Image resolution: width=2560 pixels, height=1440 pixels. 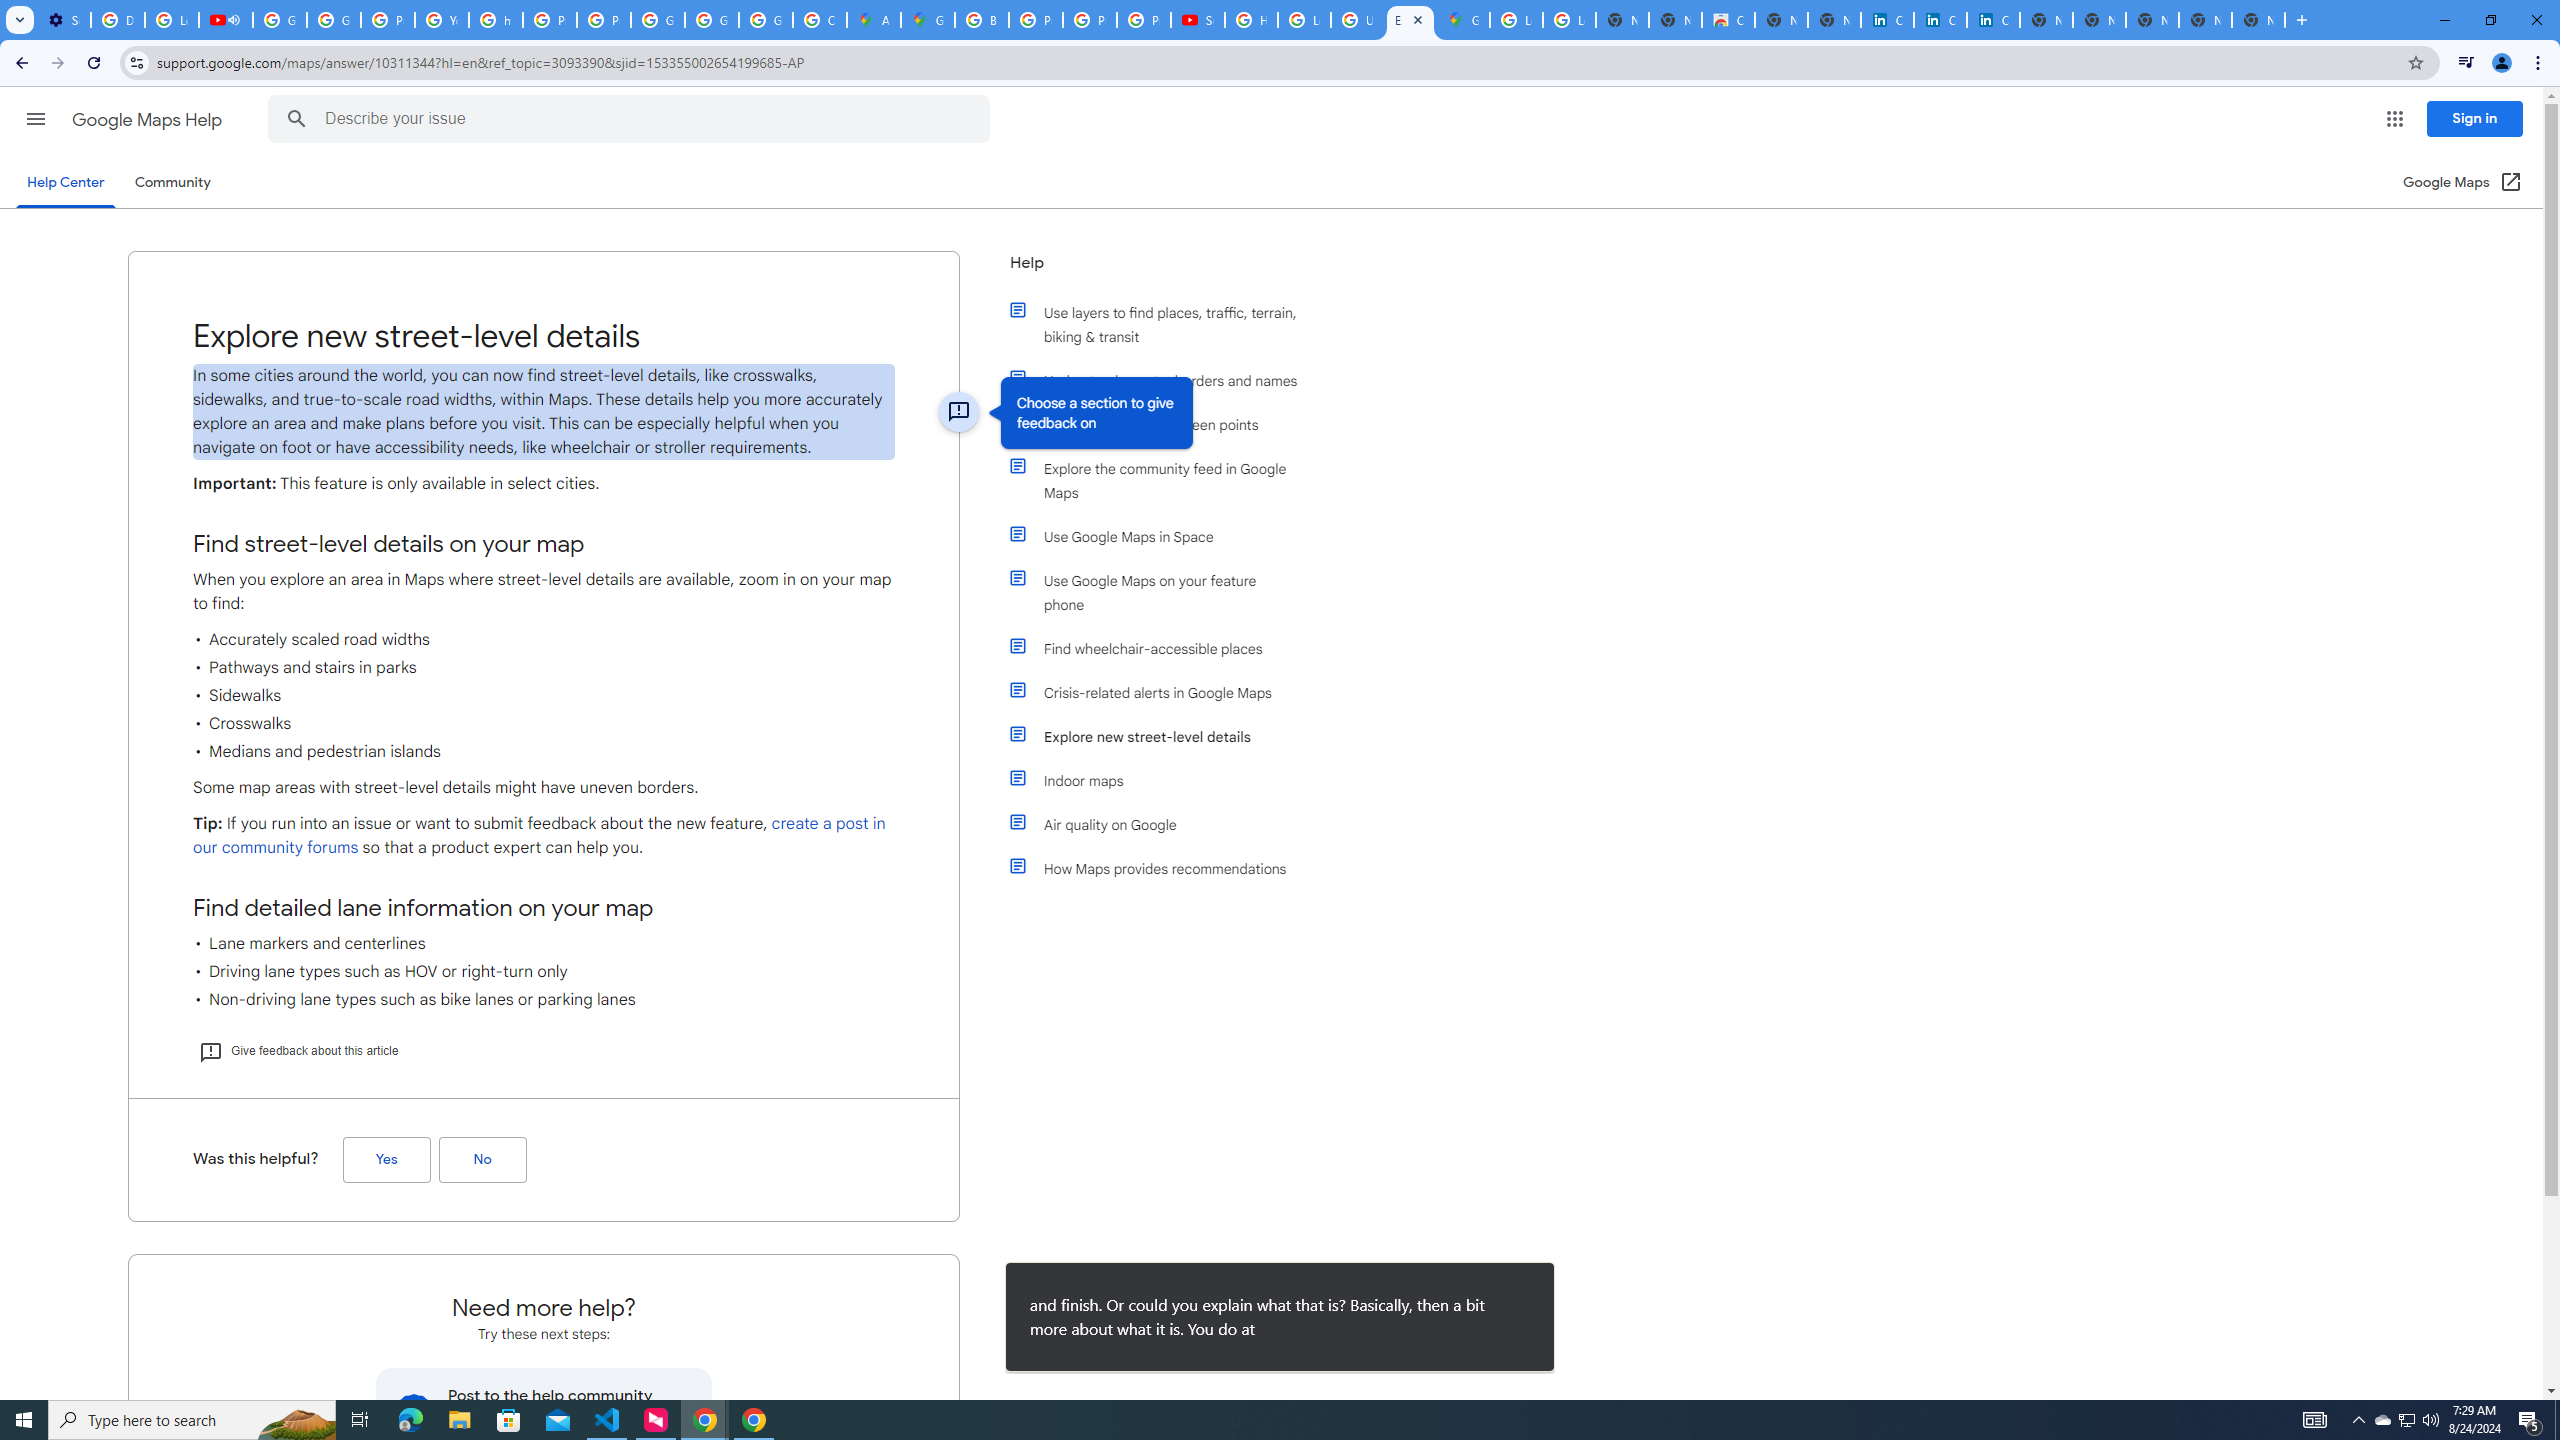 I want to click on 'Delete photos & videos - Computer - Google Photos Help', so click(x=117, y=19).